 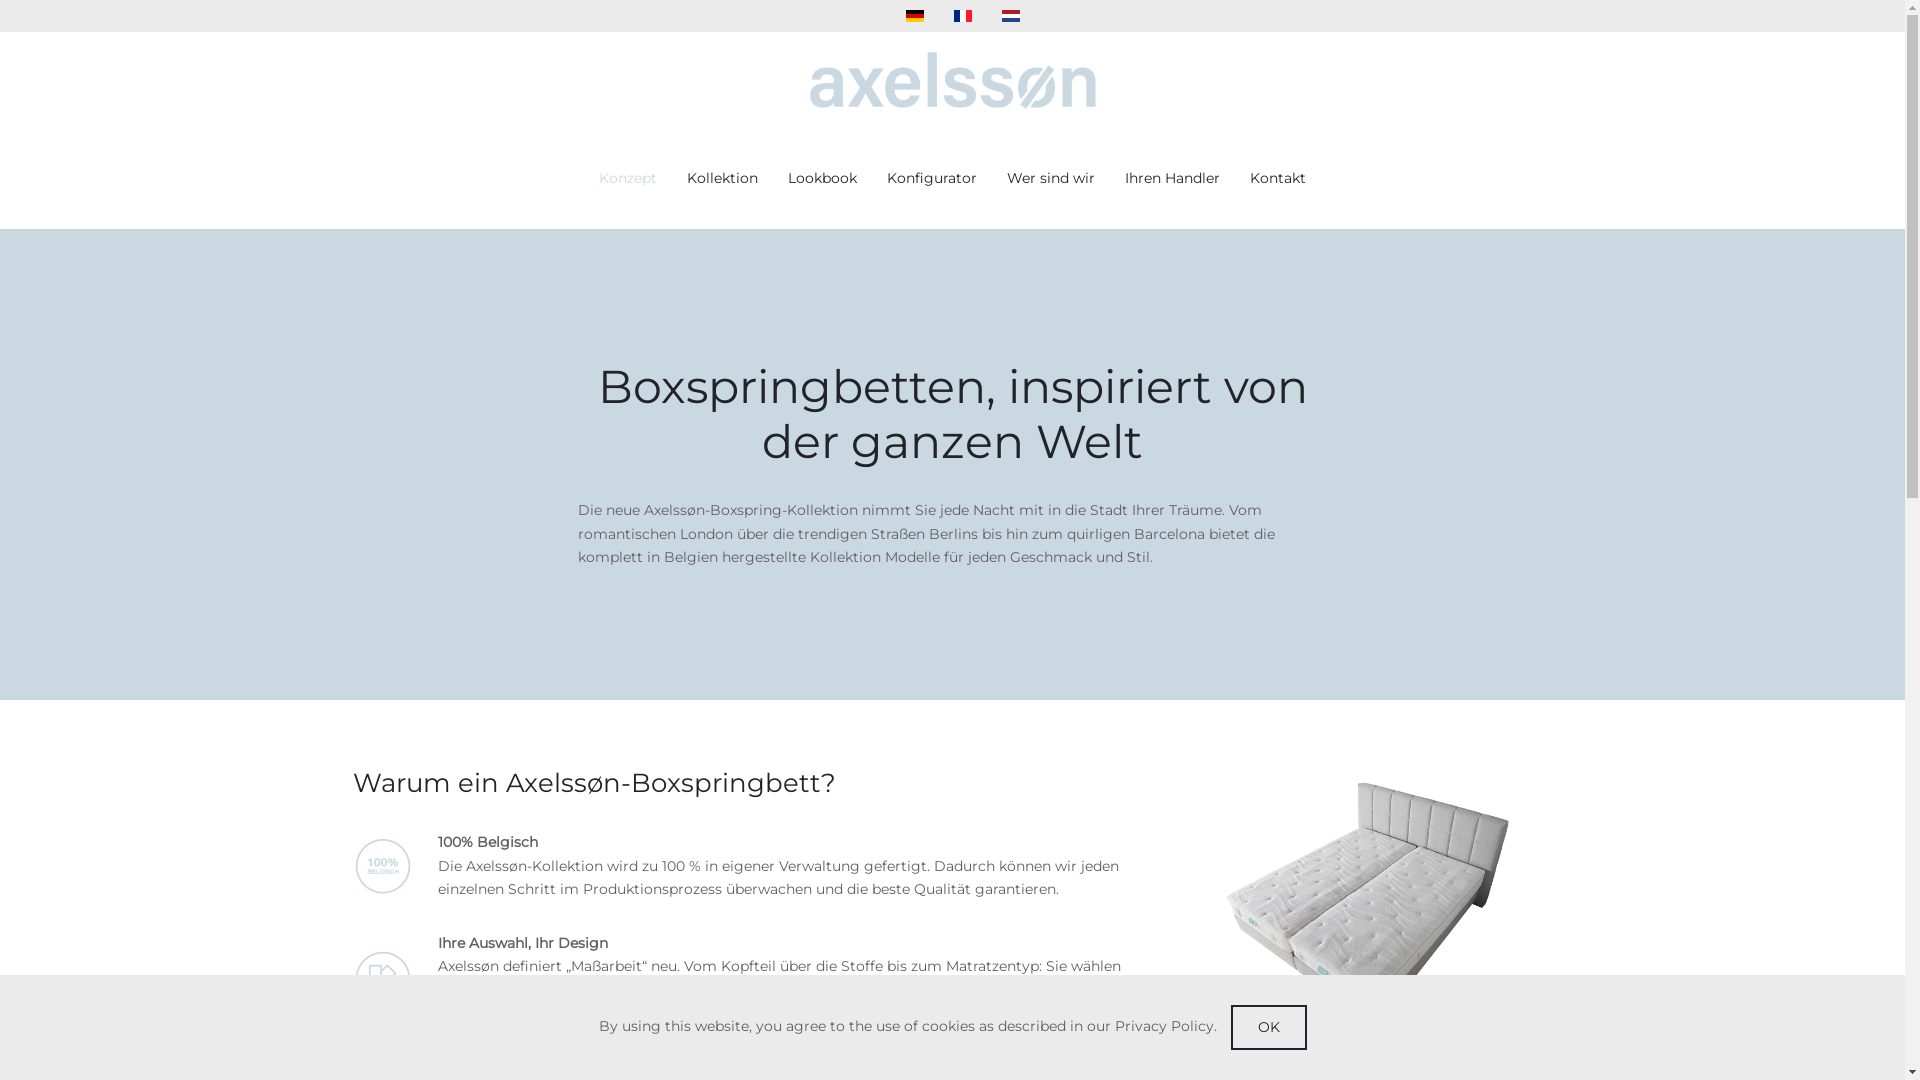 What do you see at coordinates (930, 177) in the screenshot?
I see `'Konfigurator'` at bounding box center [930, 177].